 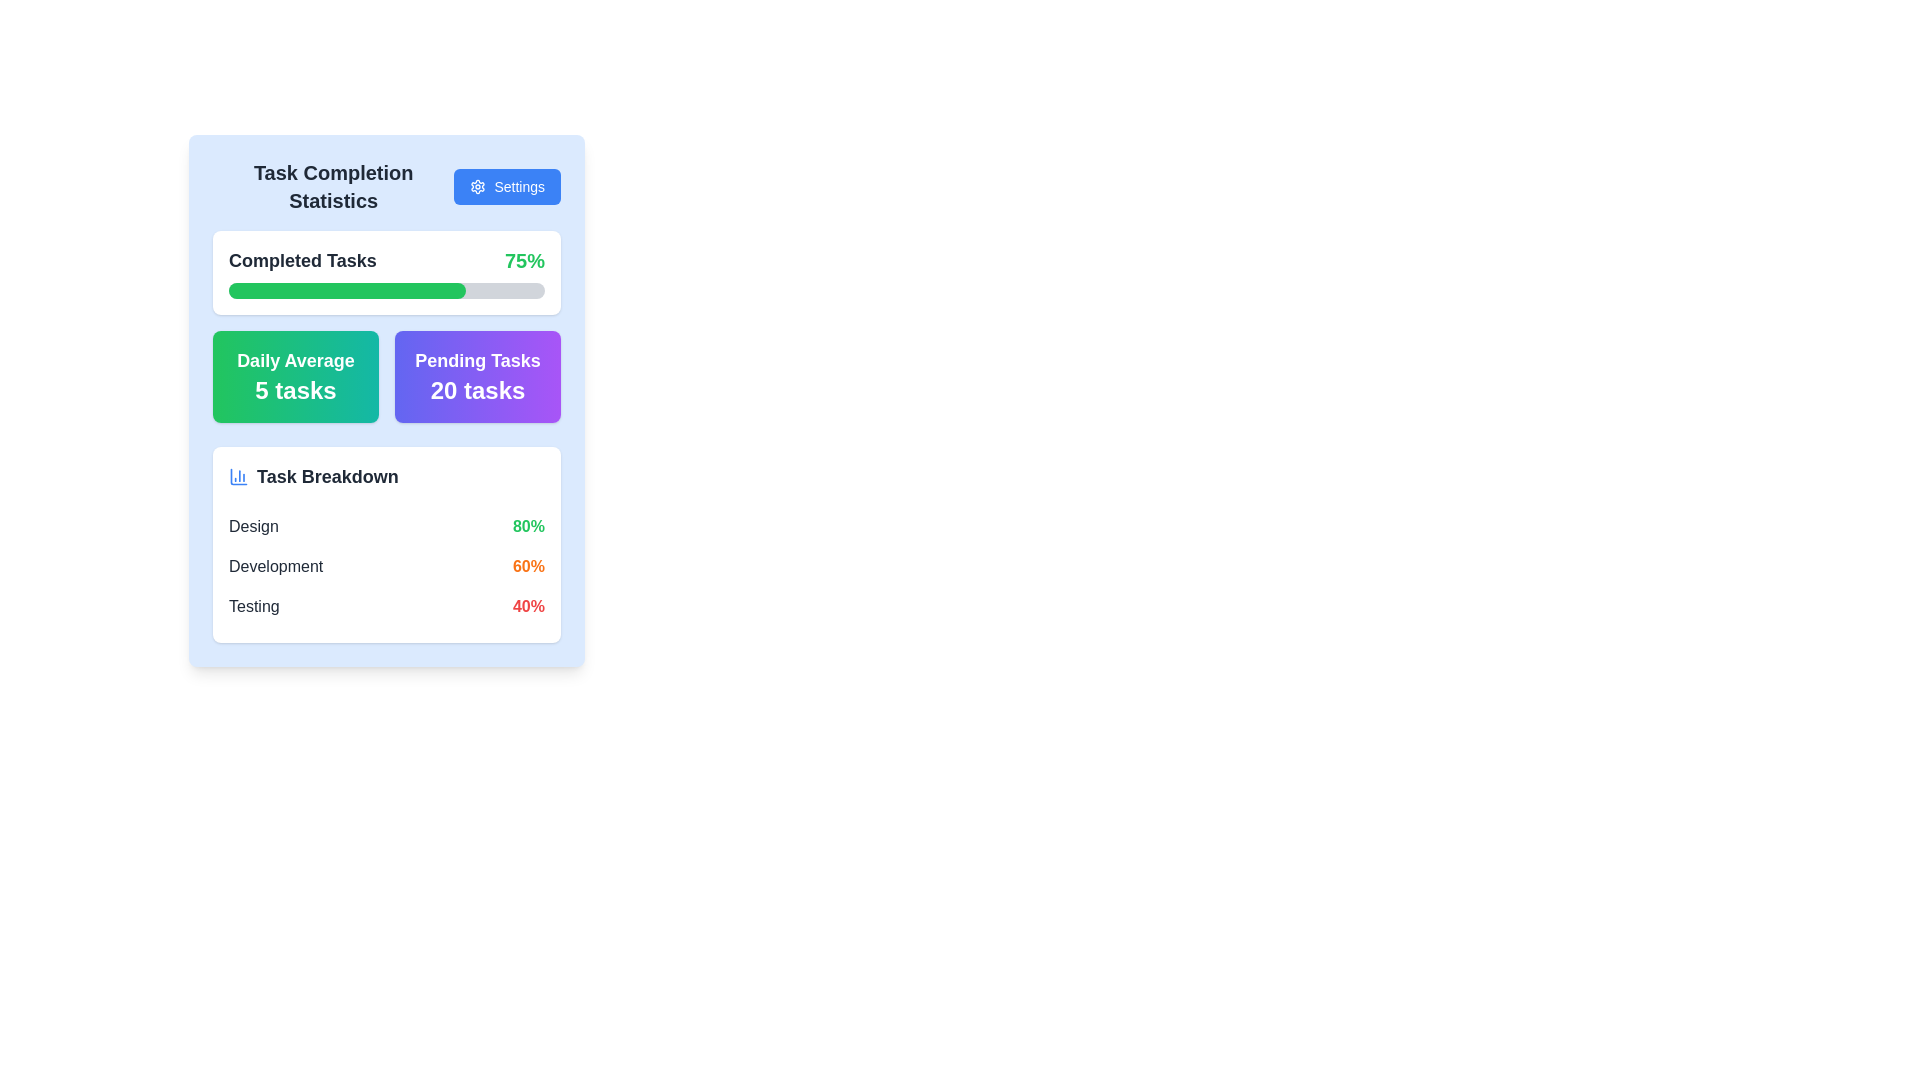 I want to click on the static text display that shows the percentage completion for the 'Development' task in the 'Task Breakdown' section, located in the right column of the second row next to the label 'Development', so click(x=528, y=567).